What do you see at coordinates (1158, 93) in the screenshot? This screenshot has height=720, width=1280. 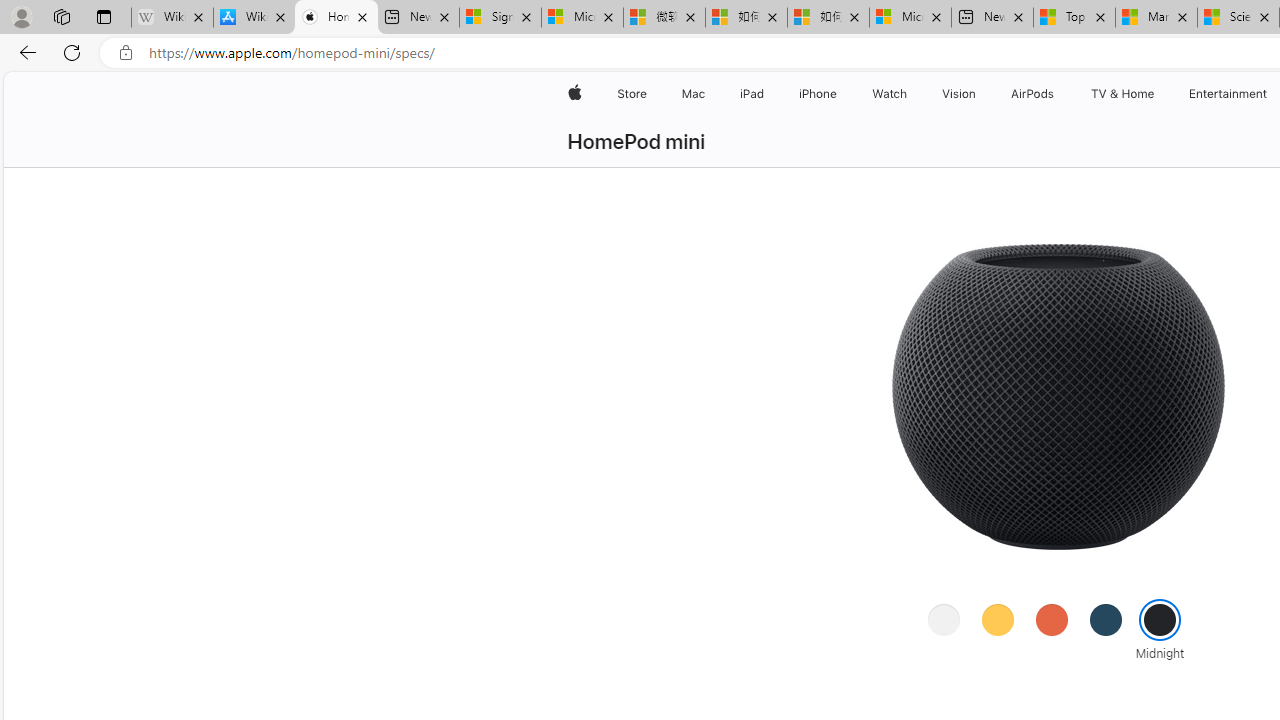 I see `'Class: globalnav-submenu-trigger-item'` at bounding box center [1158, 93].